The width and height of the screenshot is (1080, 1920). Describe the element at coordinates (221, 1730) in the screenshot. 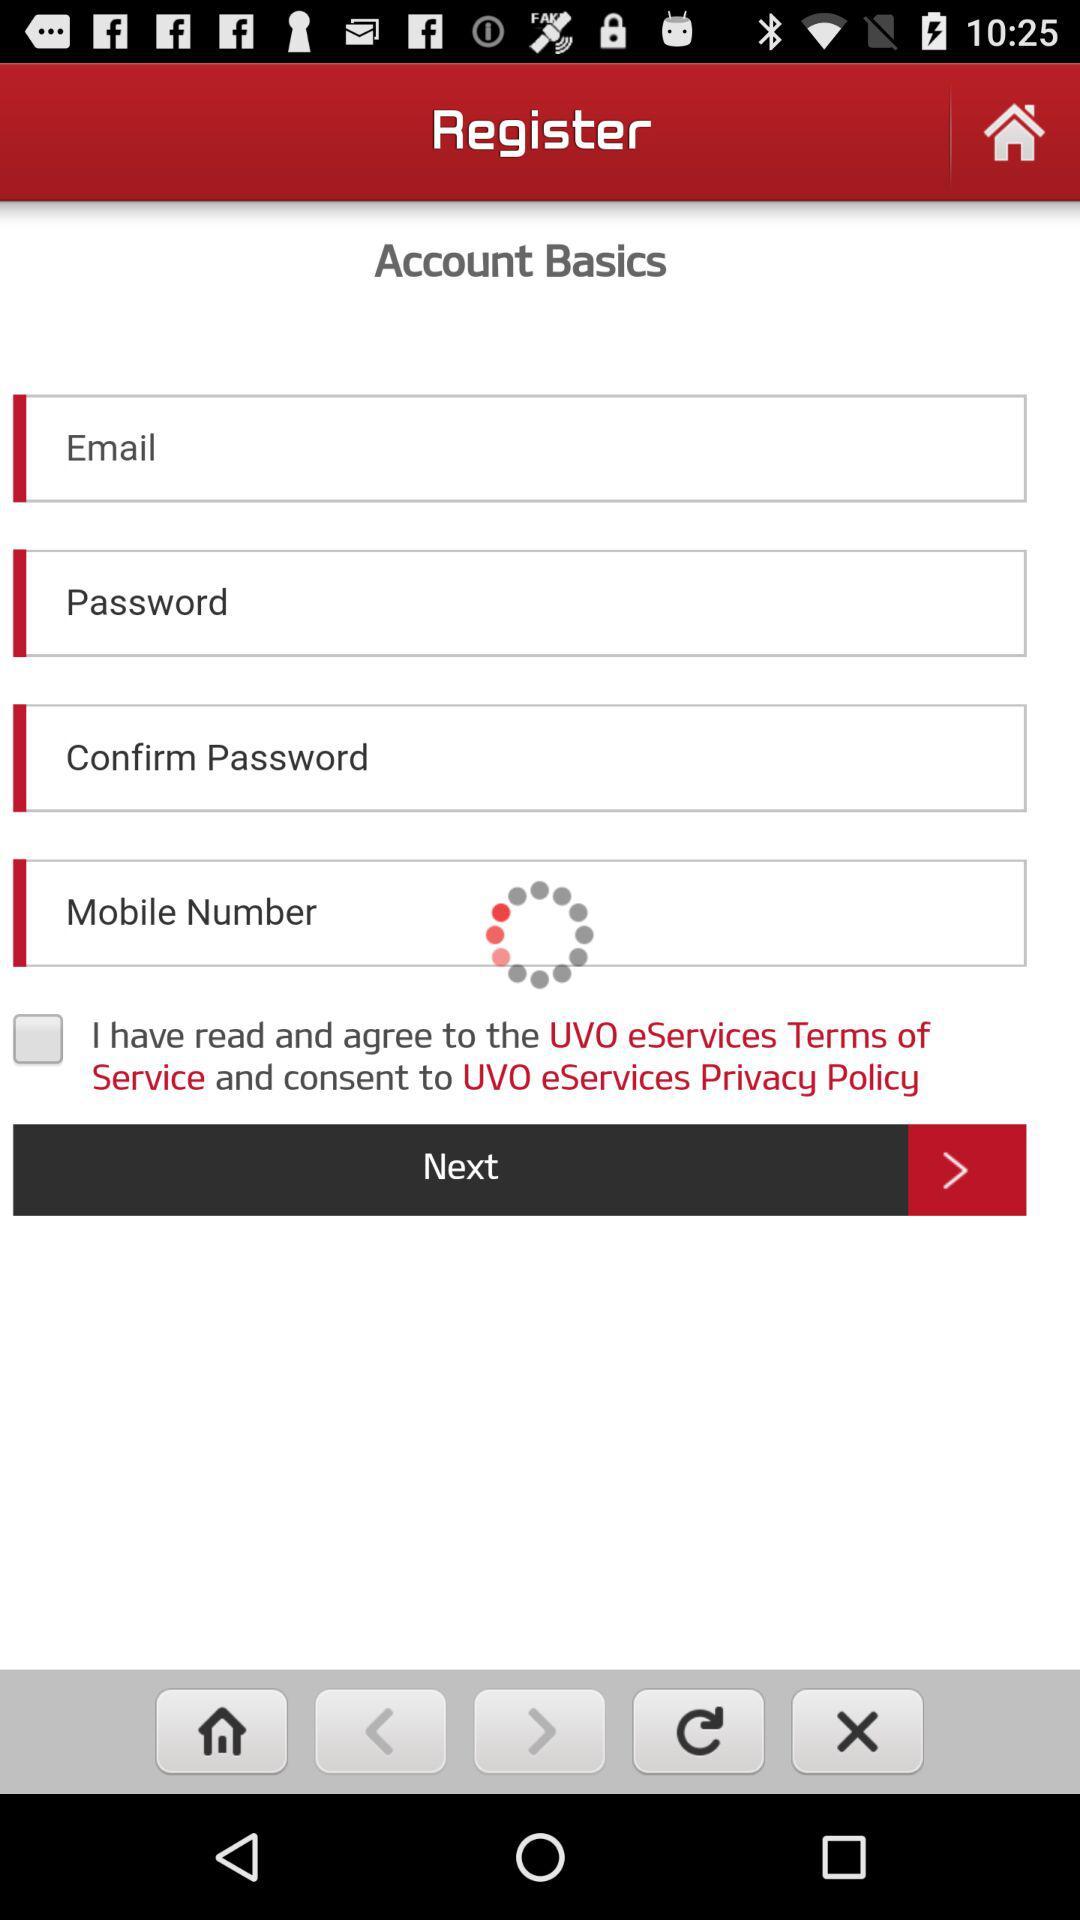

I see `go homepage` at that location.